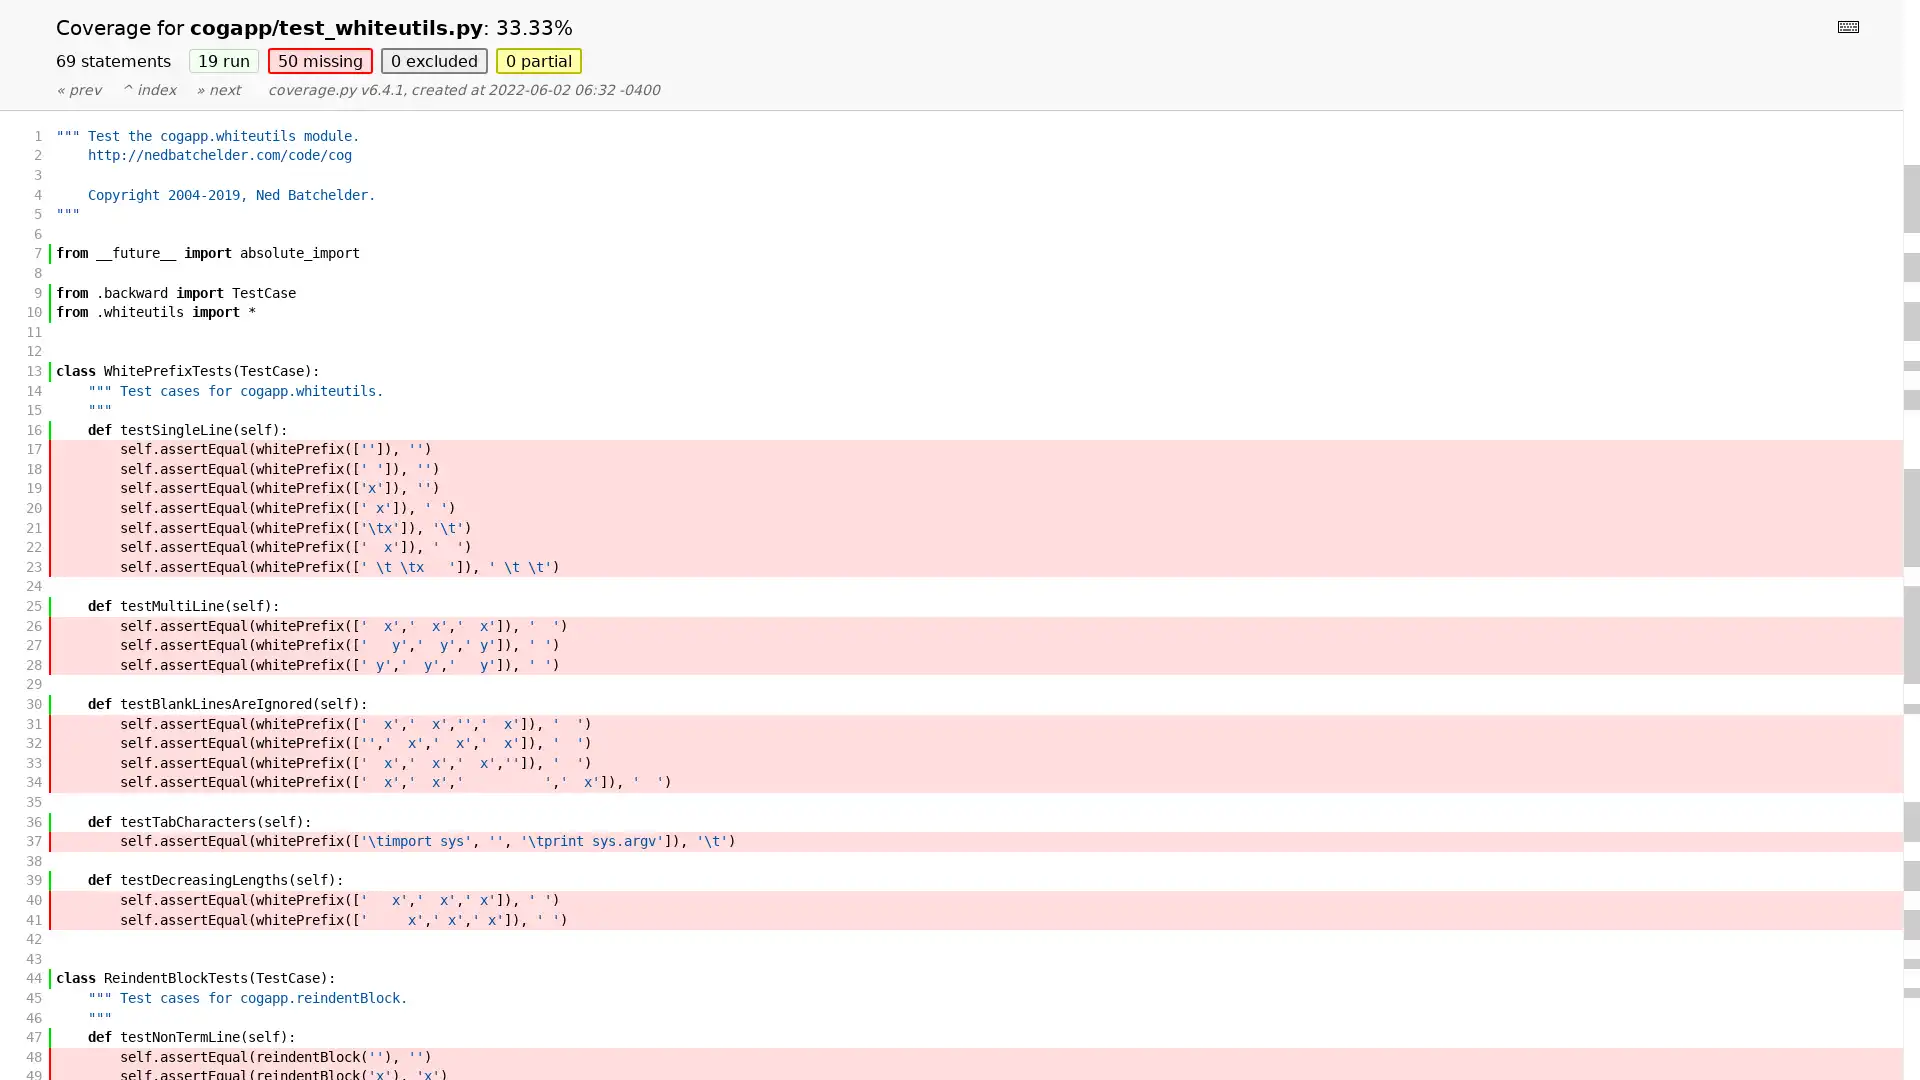  What do you see at coordinates (222, 60) in the screenshot?
I see `19 run` at bounding box center [222, 60].